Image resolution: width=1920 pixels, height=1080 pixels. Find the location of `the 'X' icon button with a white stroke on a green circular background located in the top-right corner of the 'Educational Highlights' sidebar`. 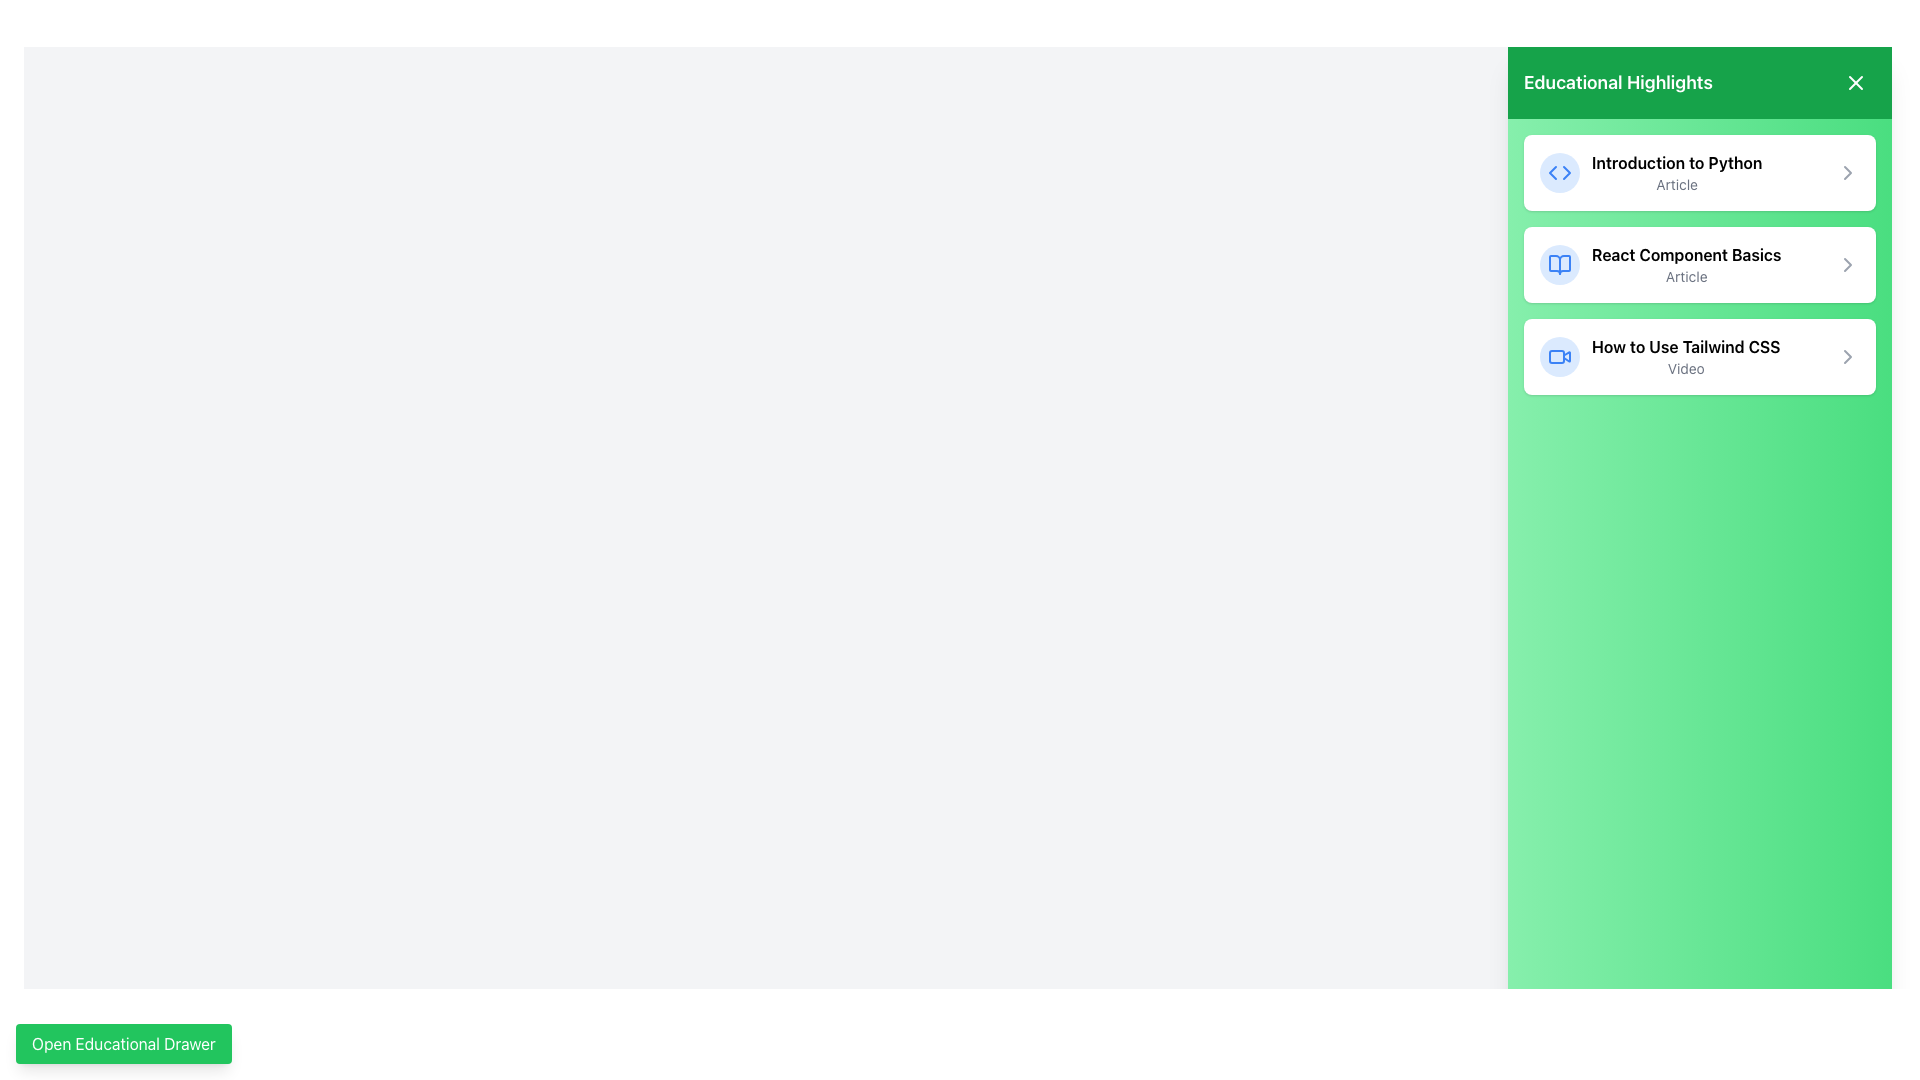

the 'X' icon button with a white stroke on a green circular background located in the top-right corner of the 'Educational Highlights' sidebar is located at coordinates (1855, 82).